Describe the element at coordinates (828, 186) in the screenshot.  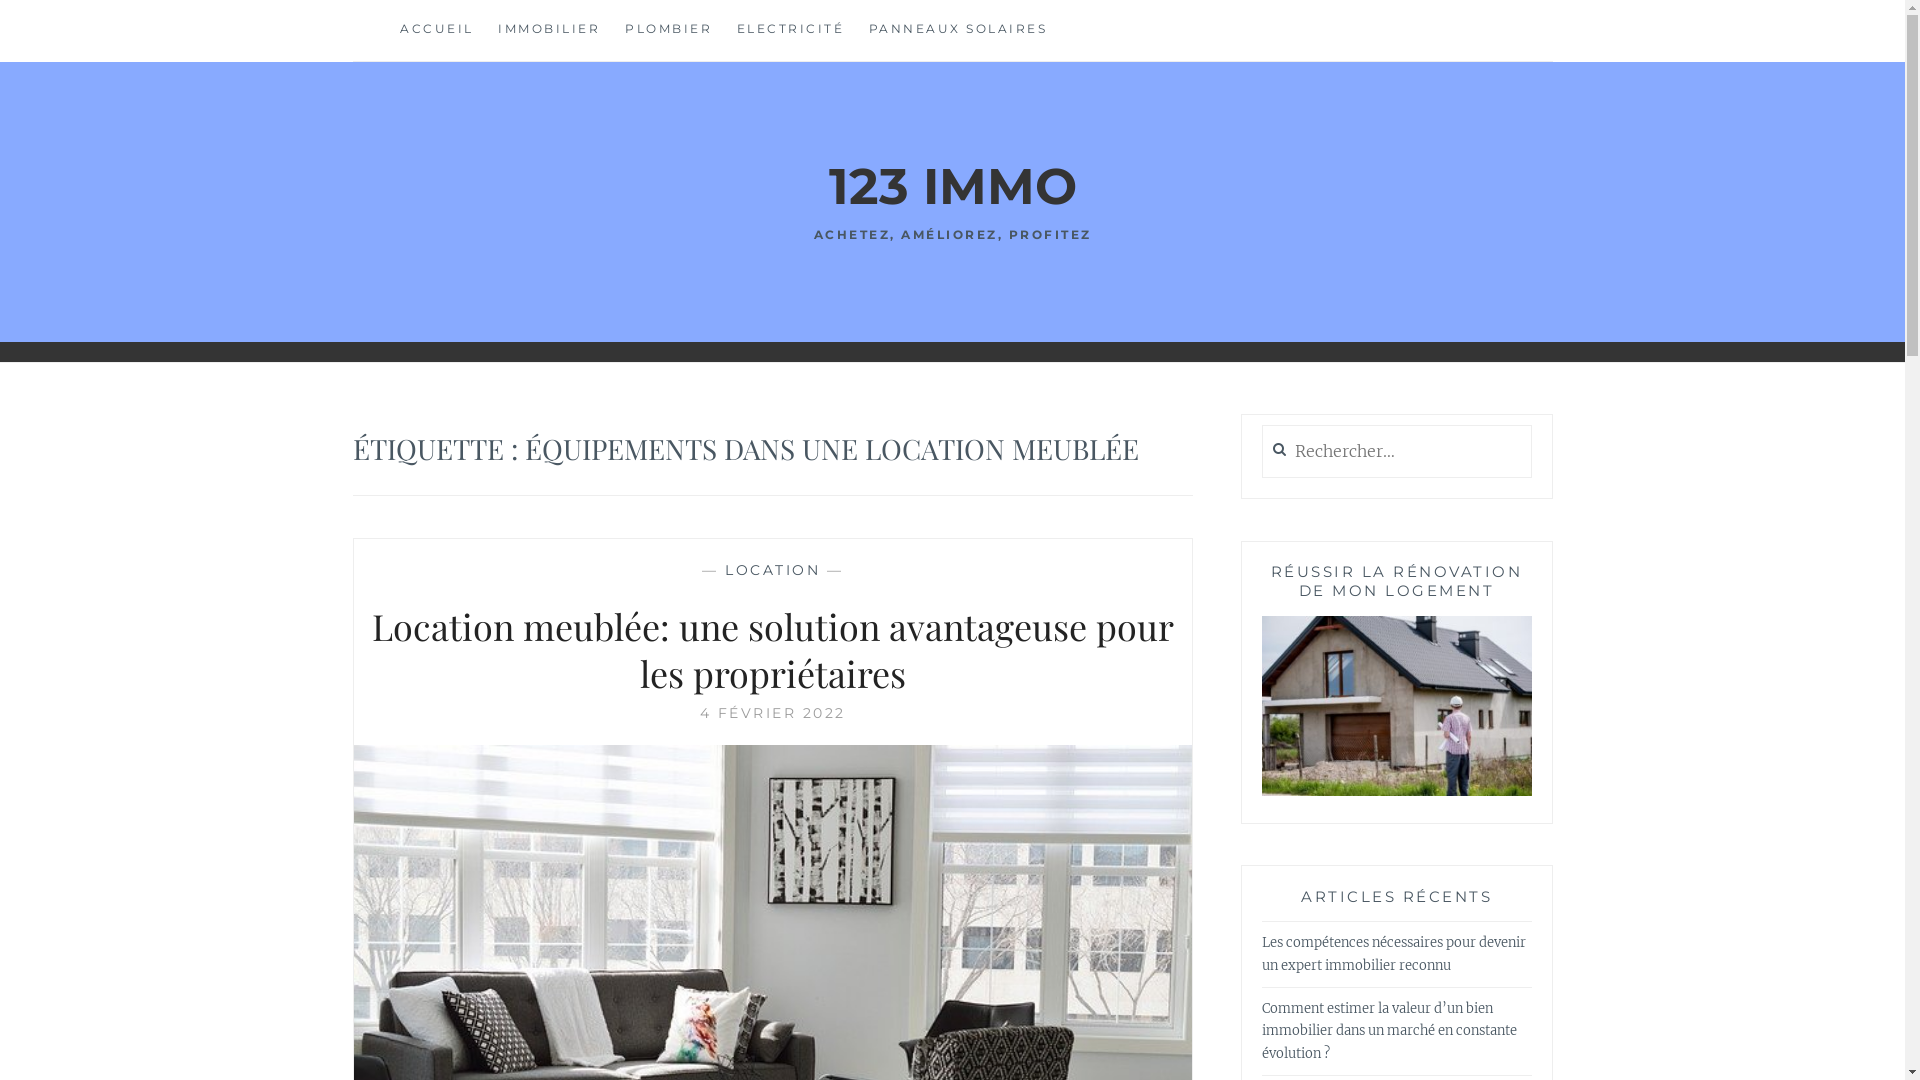
I see `'123 IMMO'` at that location.